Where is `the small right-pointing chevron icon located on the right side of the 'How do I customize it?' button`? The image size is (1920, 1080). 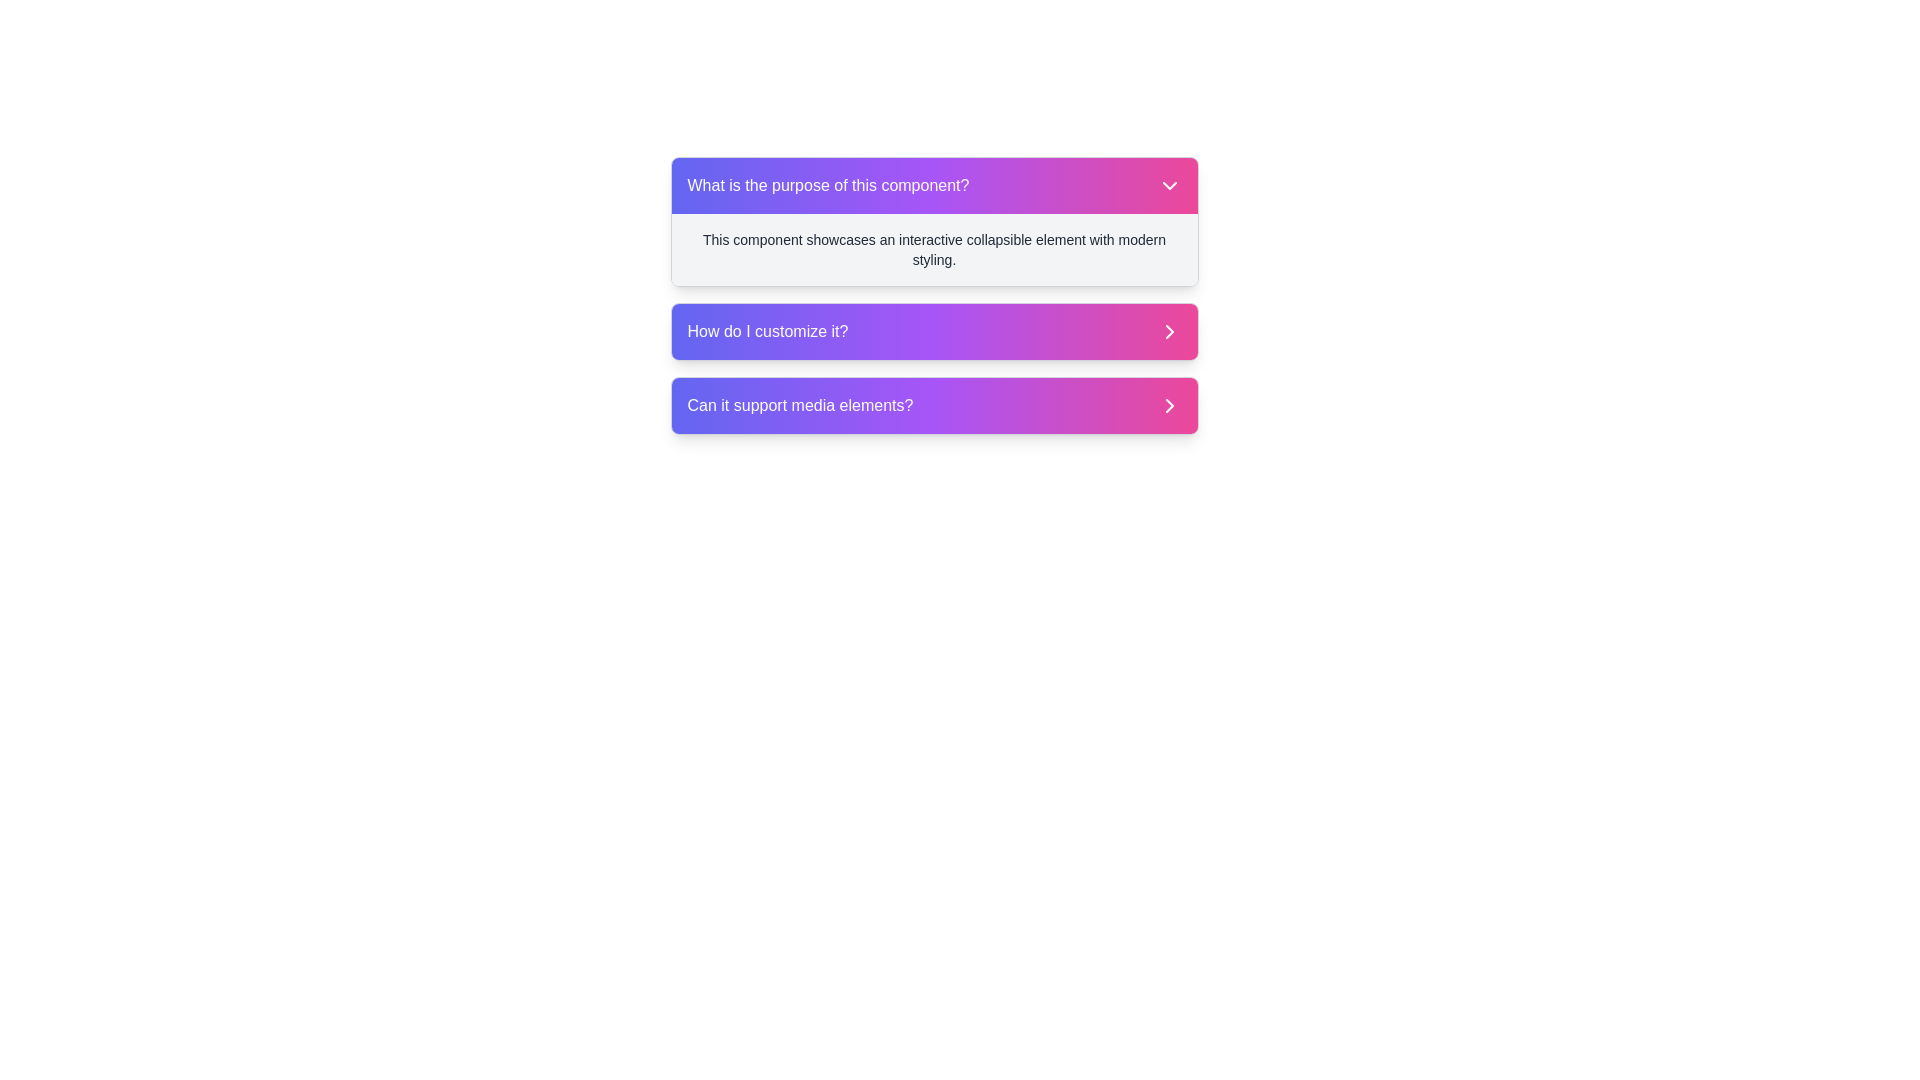 the small right-pointing chevron icon located on the right side of the 'How do I customize it?' button is located at coordinates (1169, 330).